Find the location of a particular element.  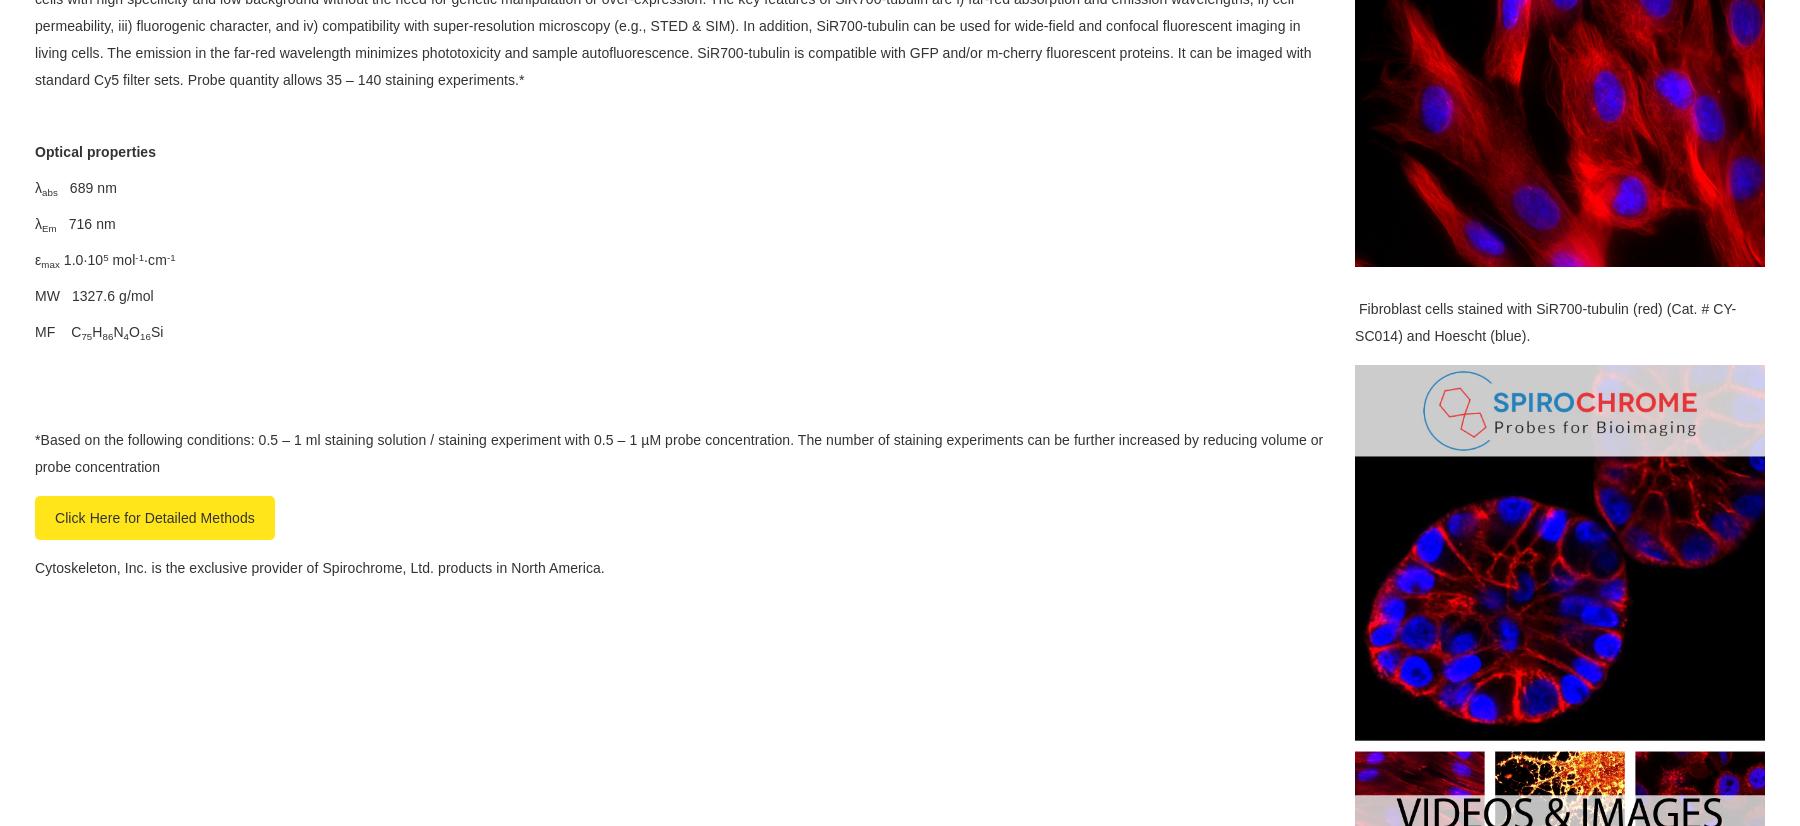

'86' is located at coordinates (106, 334).